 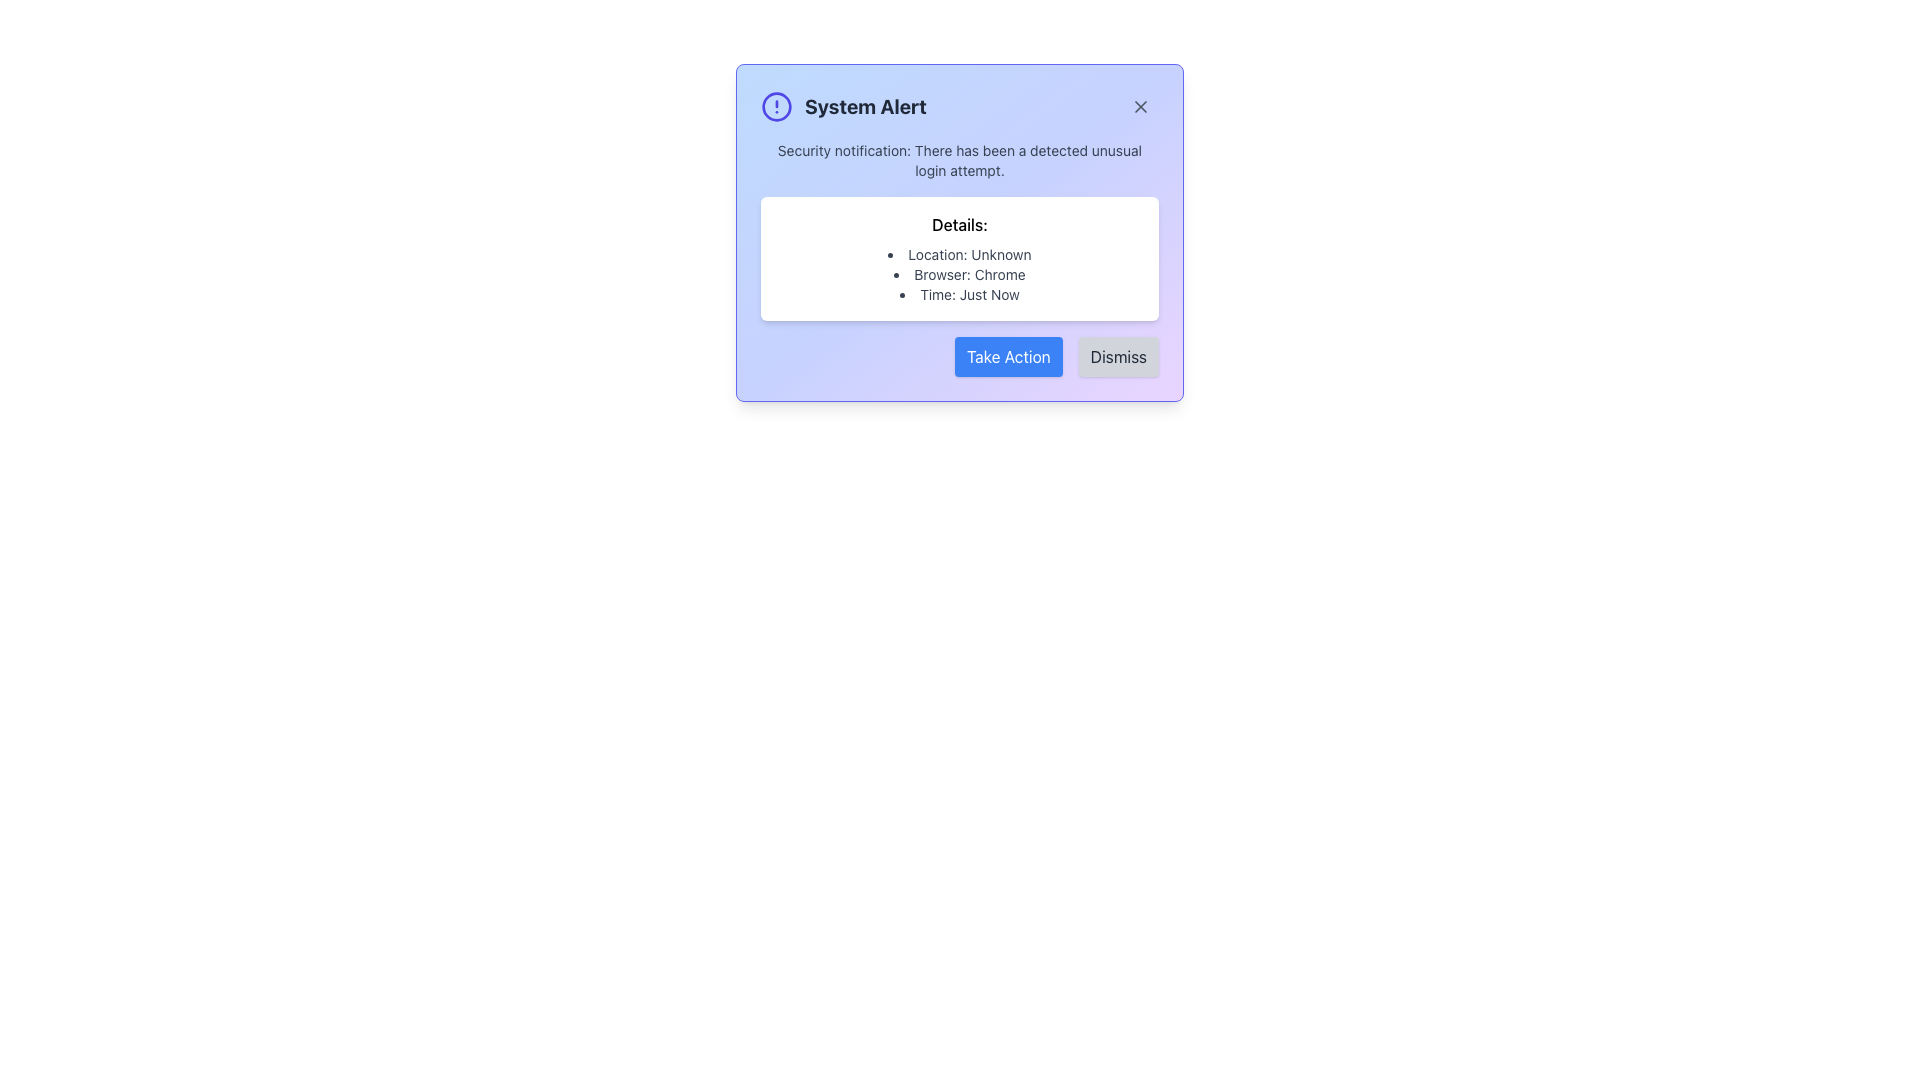 What do you see at coordinates (960, 274) in the screenshot?
I see `the Text Label that provides information about the browser being used, which is the second item in a bullet-pointed list inside a white card UI element, positioned between 'Location: Unknown' and 'Time: Just Now'` at bounding box center [960, 274].